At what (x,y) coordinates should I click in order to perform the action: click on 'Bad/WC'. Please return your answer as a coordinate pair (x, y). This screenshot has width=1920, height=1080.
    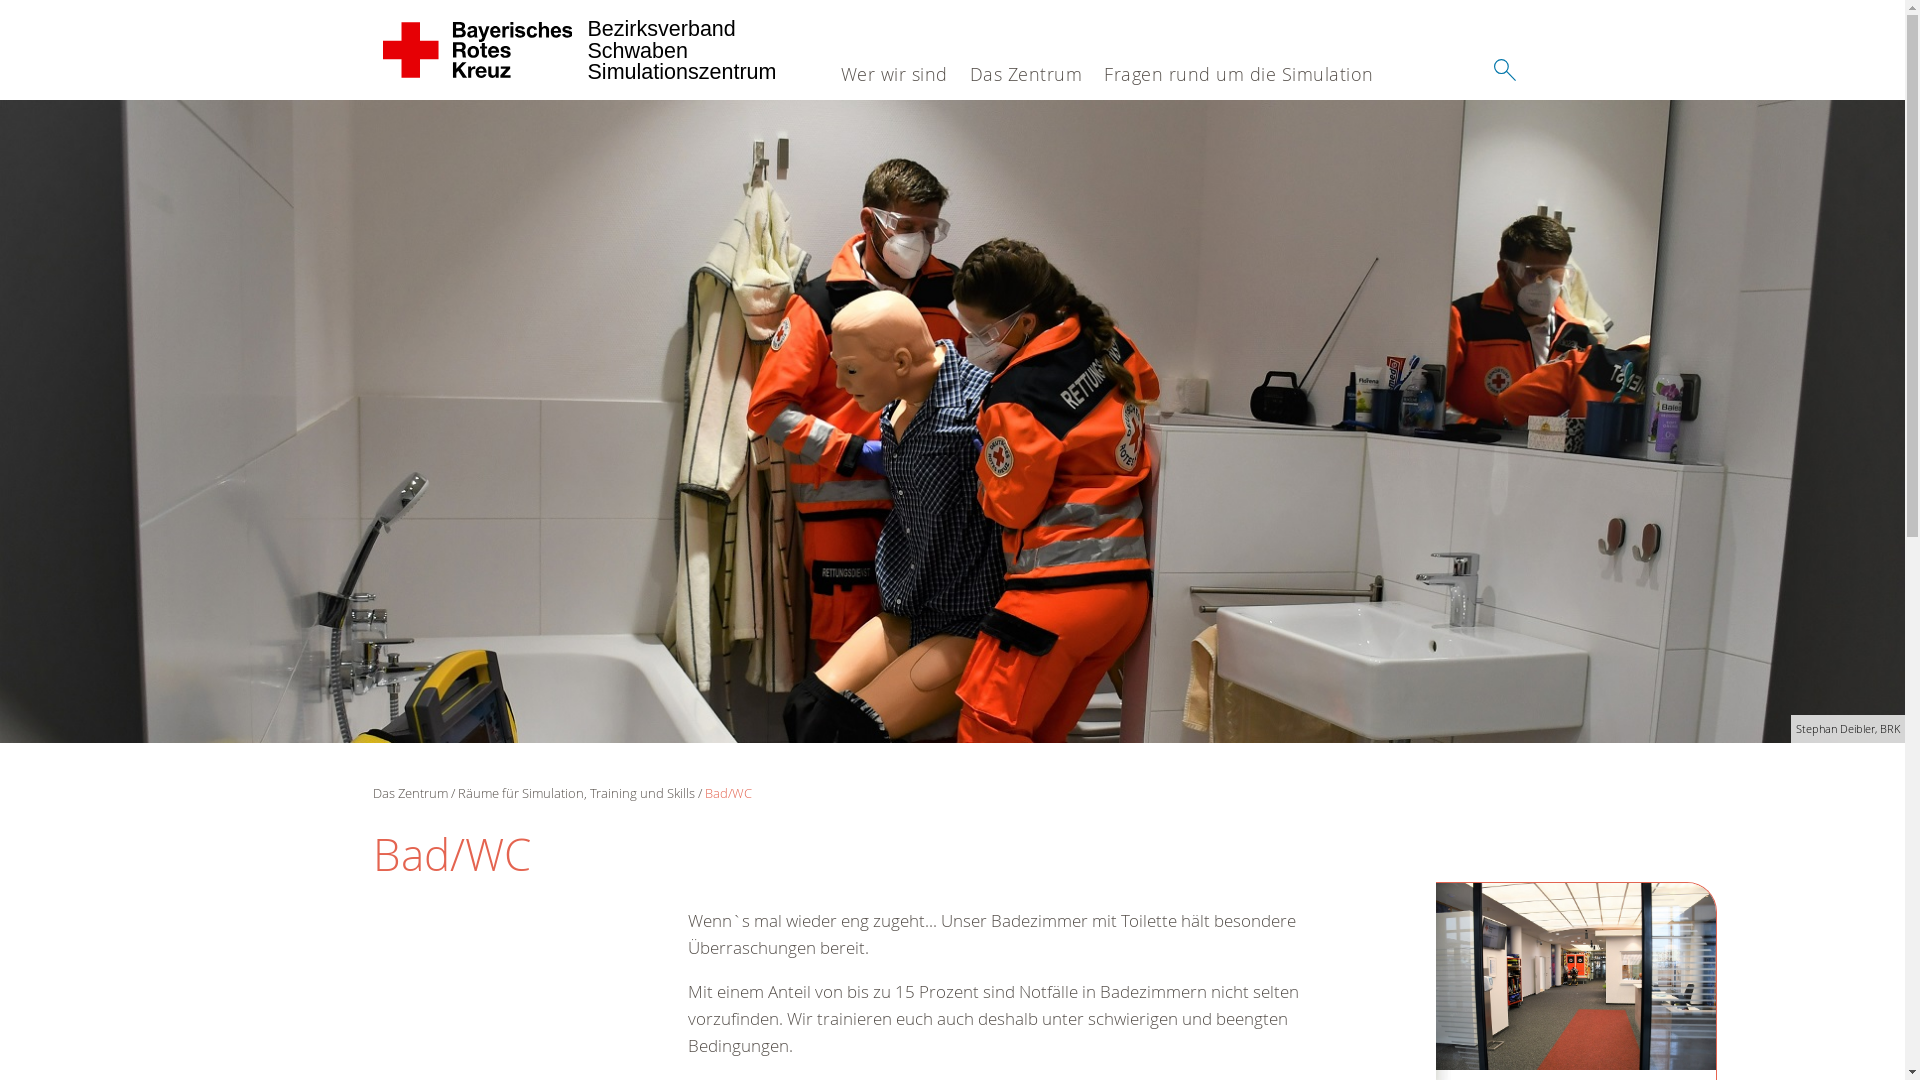
    Looking at the image, I should click on (951, 420).